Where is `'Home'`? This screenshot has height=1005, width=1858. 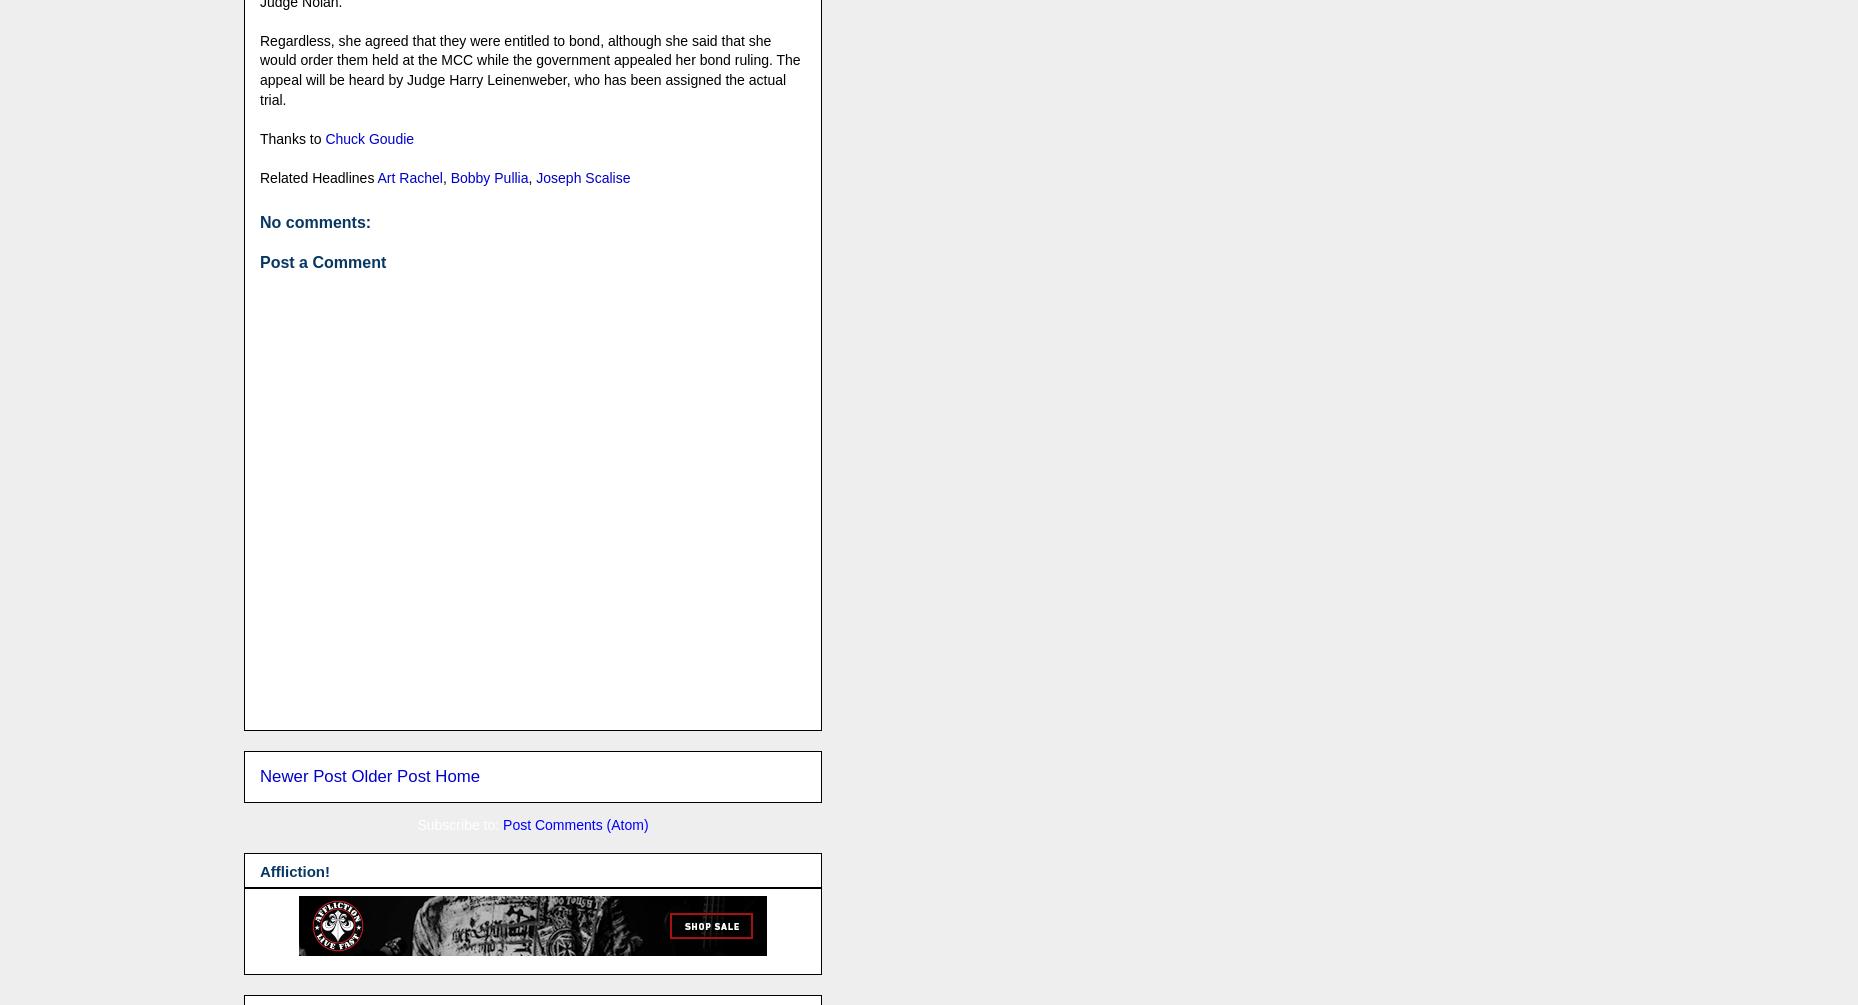 'Home' is located at coordinates (456, 775).